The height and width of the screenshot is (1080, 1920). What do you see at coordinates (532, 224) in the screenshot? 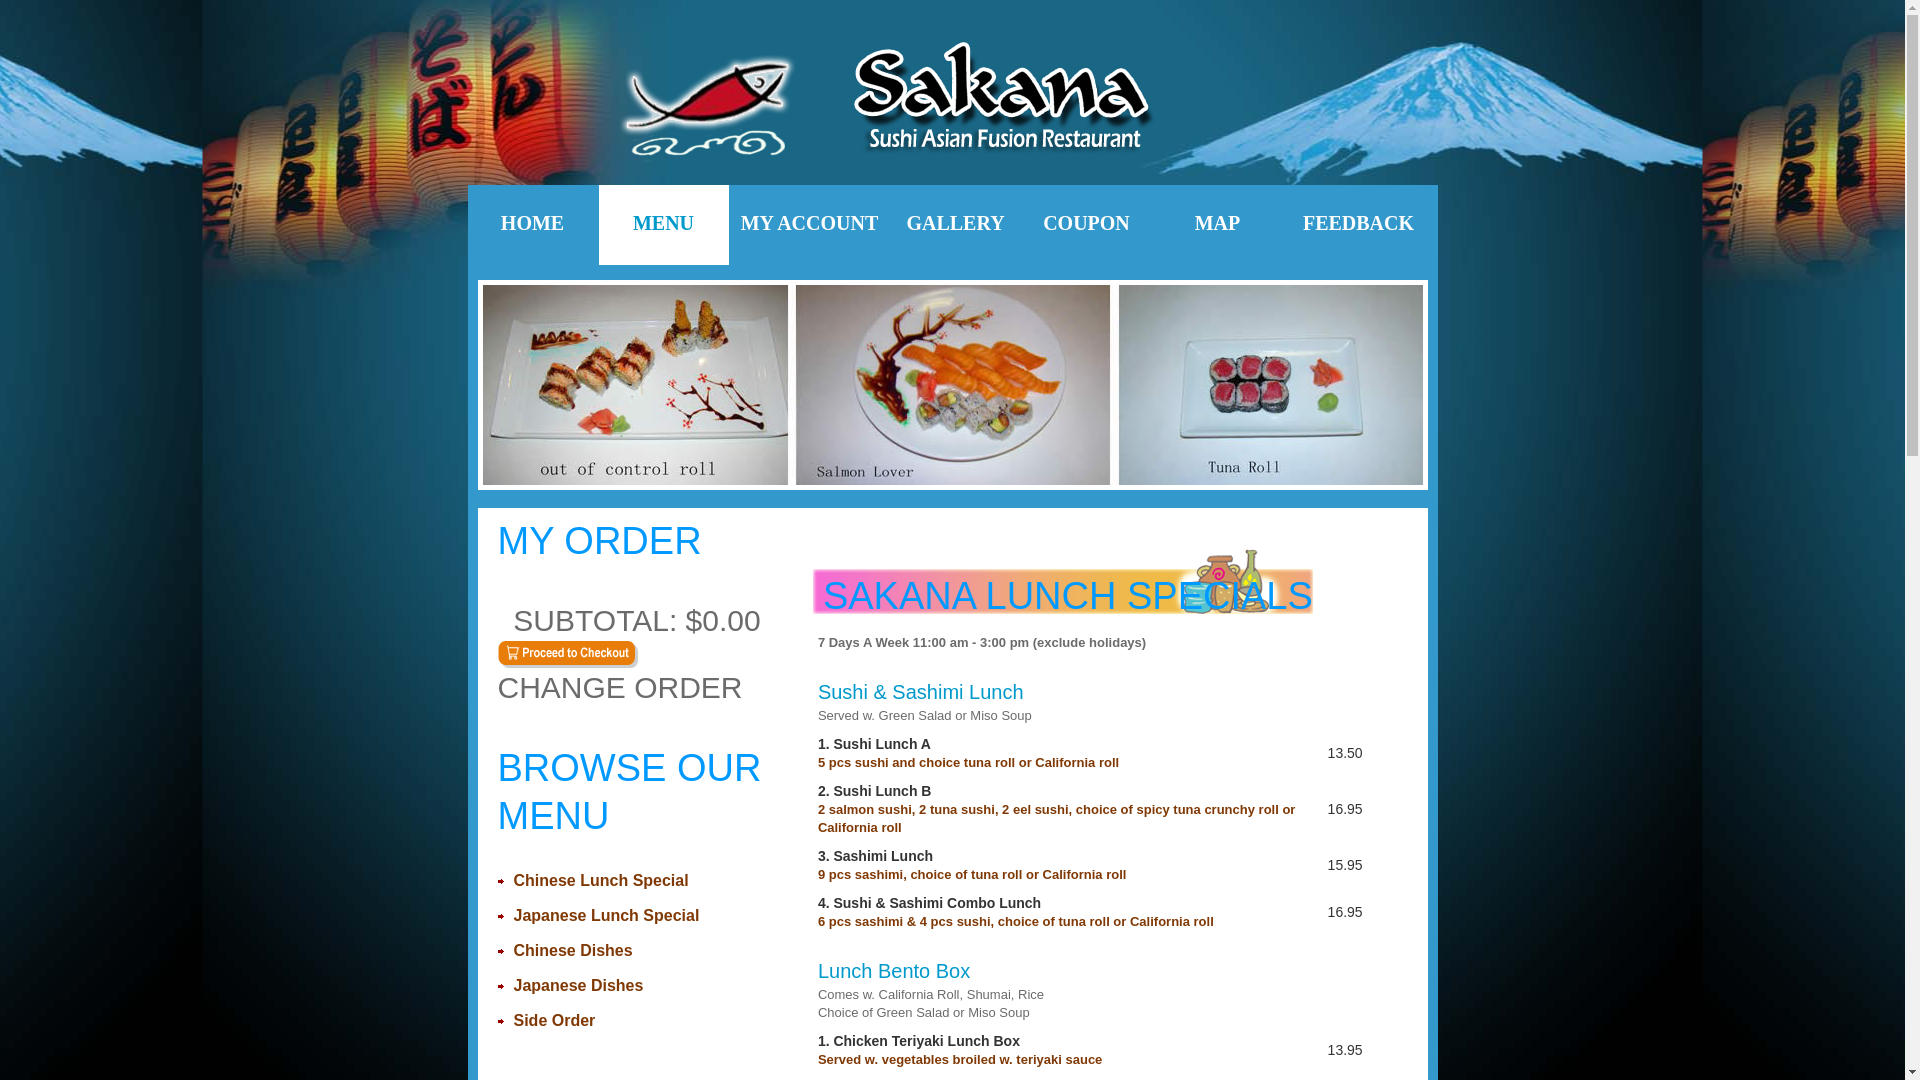
I see `'HOME'` at bounding box center [532, 224].